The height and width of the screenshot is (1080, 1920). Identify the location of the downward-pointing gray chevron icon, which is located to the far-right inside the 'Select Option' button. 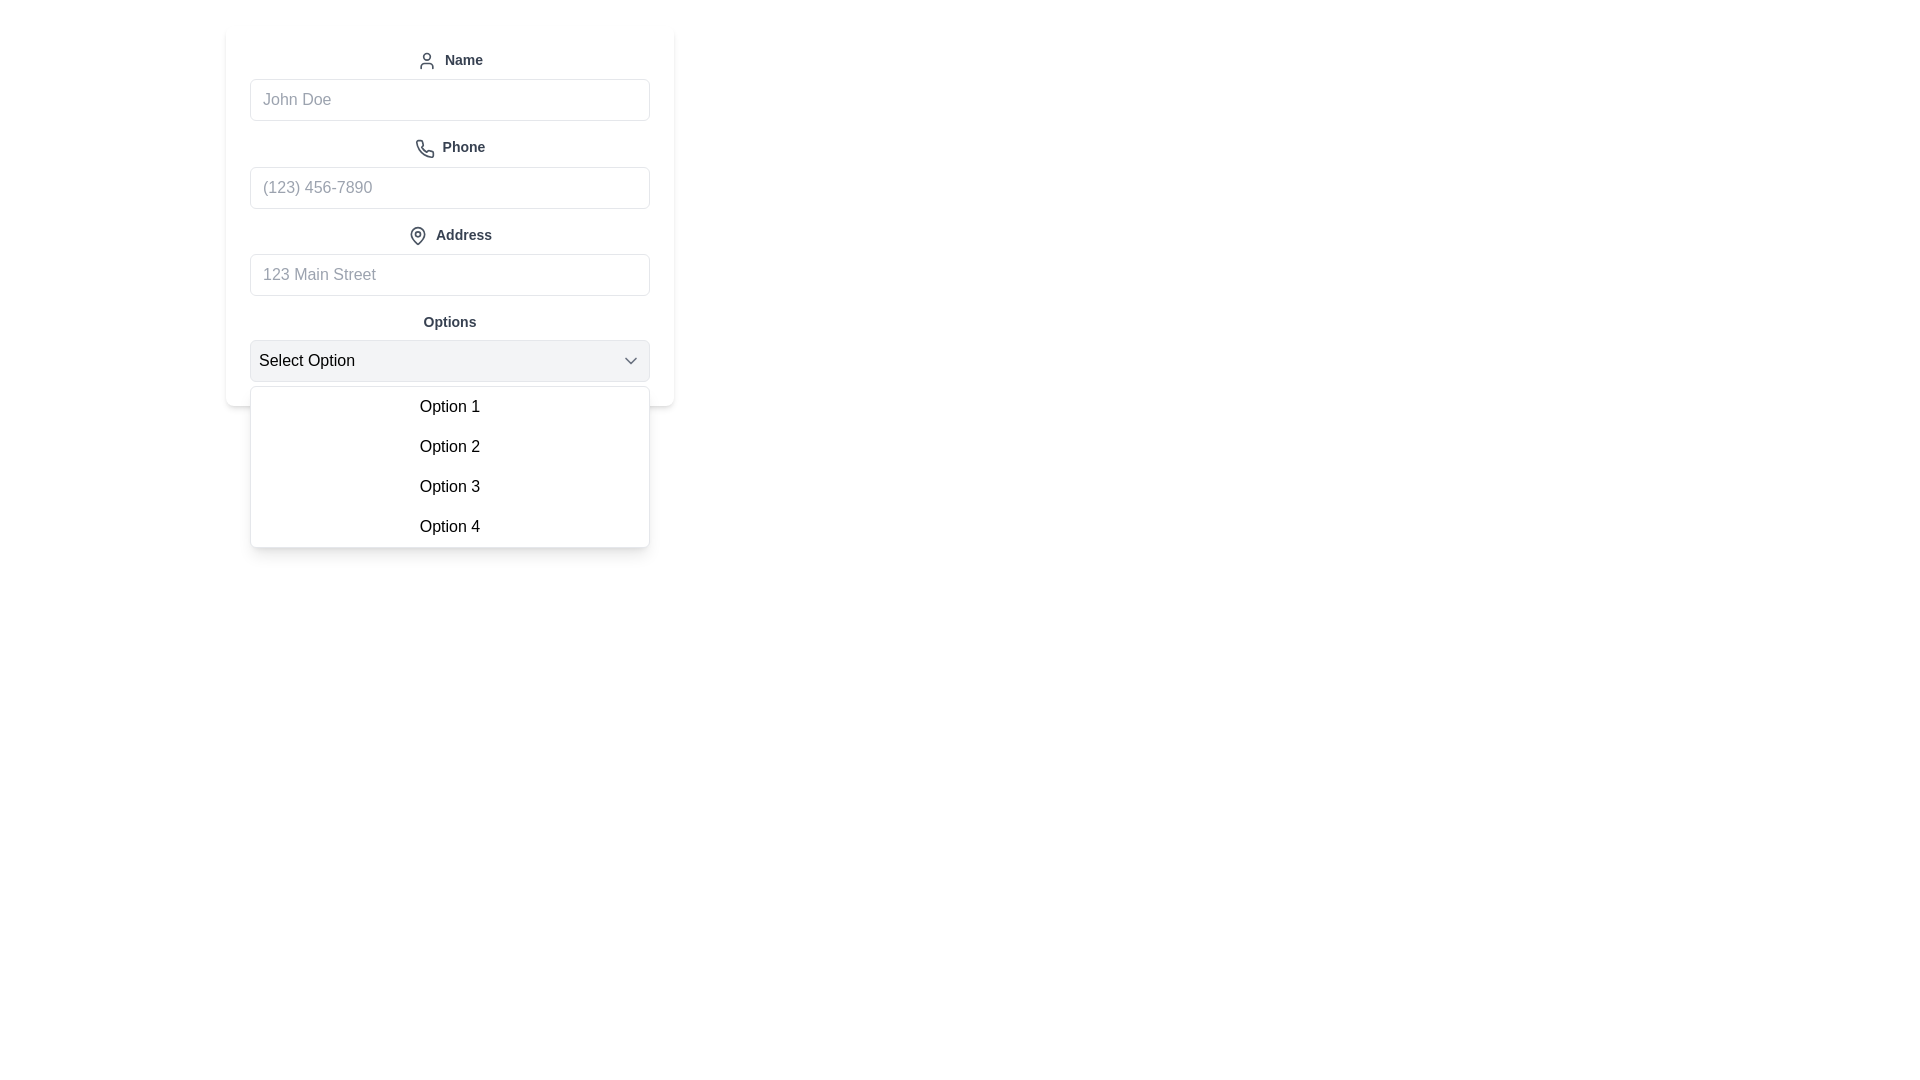
(629, 358).